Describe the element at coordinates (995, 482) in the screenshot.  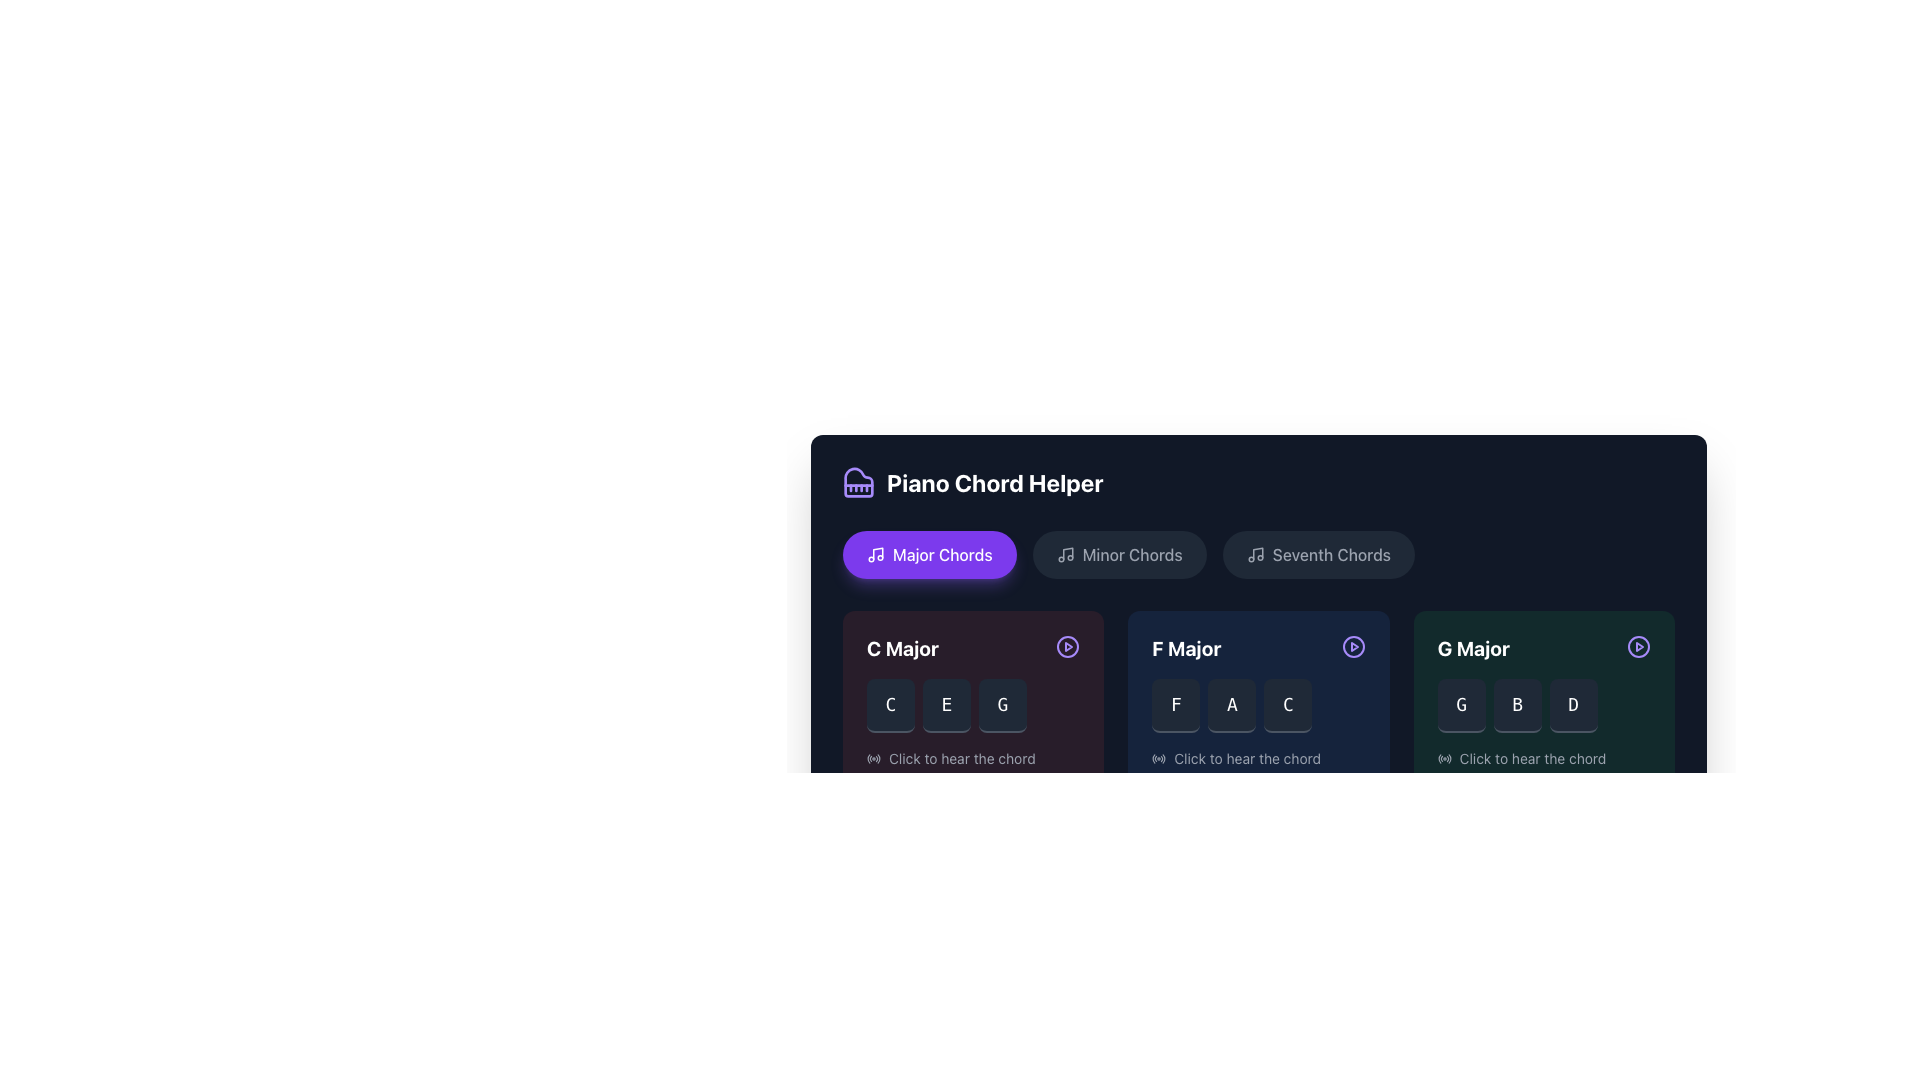
I see `the title text of the piano chord assistance tool, which is centrally positioned and located to the right of a piano icon in the top-left section of the interface` at that location.